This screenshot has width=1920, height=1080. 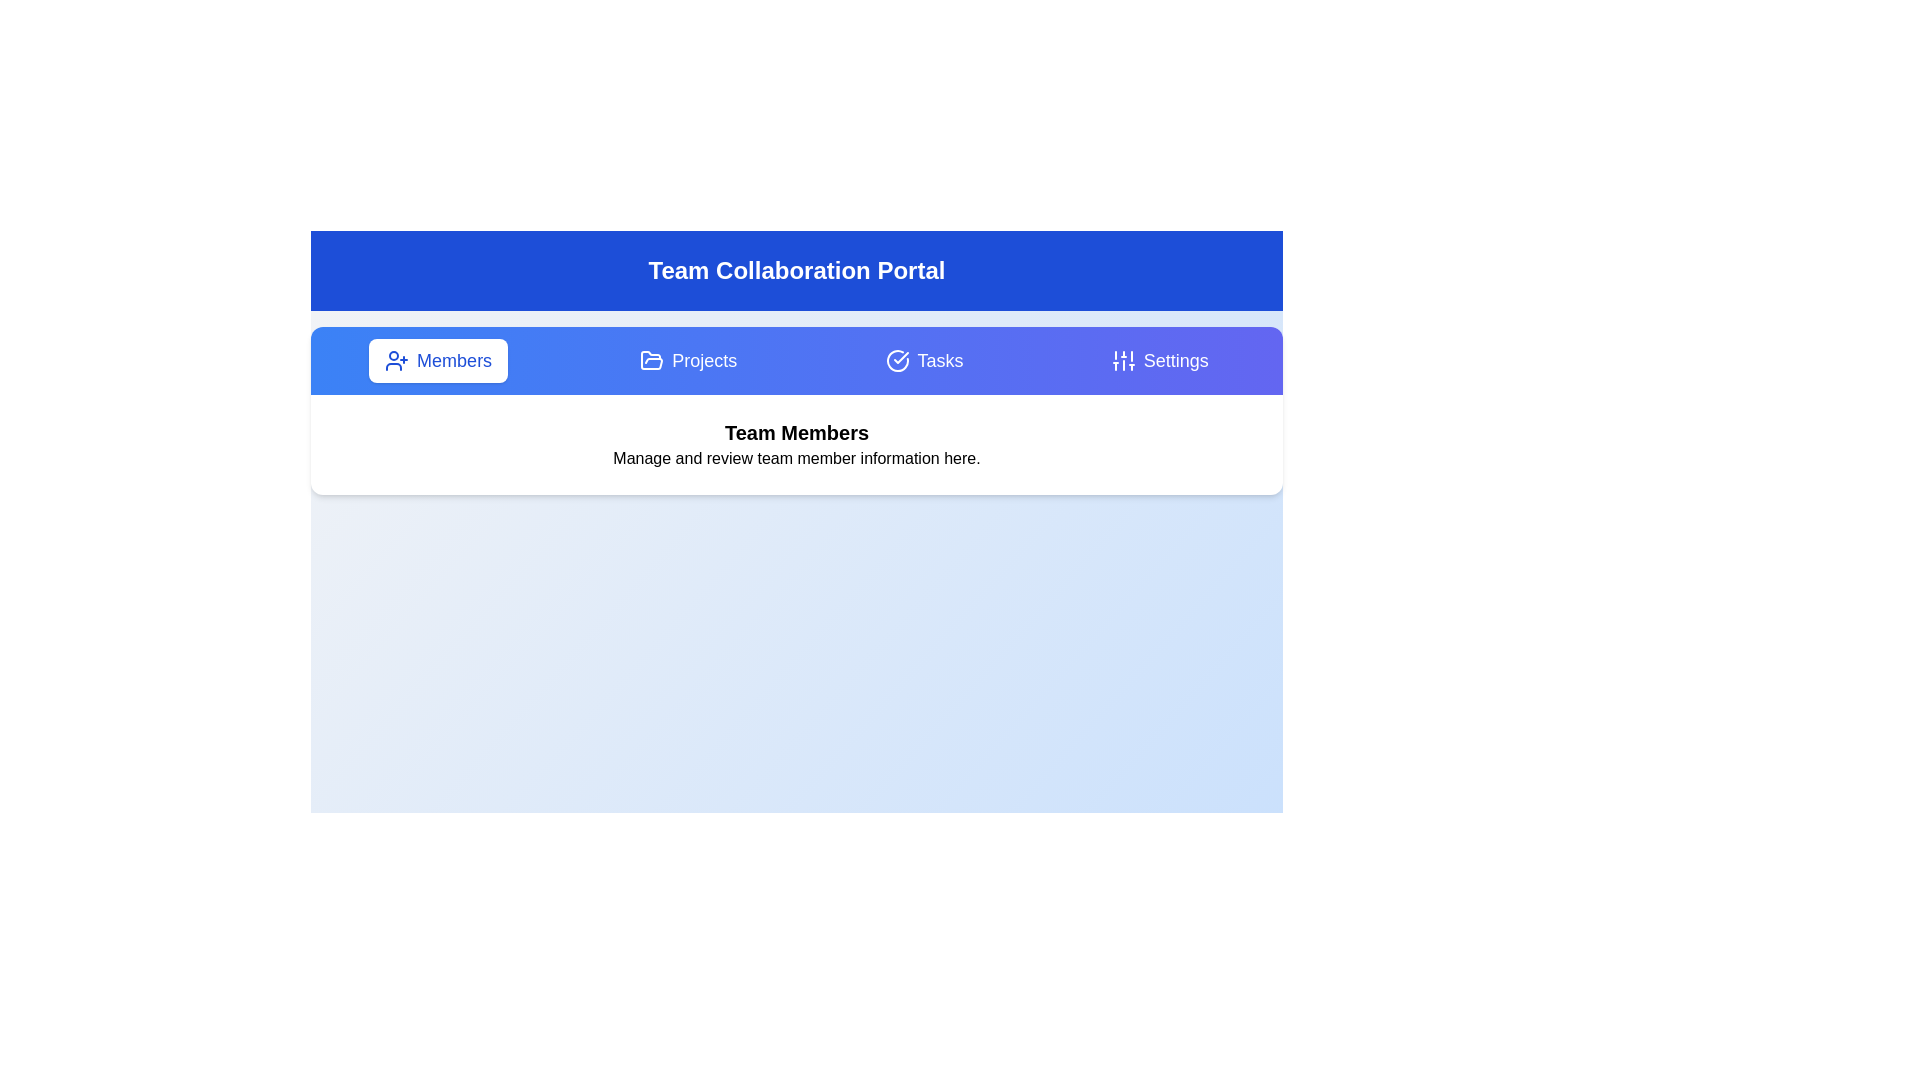 I want to click on the circular check icon located in the 'Tasks' button, which is positioned third from the left in the top horizontal navigation bar, to validate a task, so click(x=896, y=361).